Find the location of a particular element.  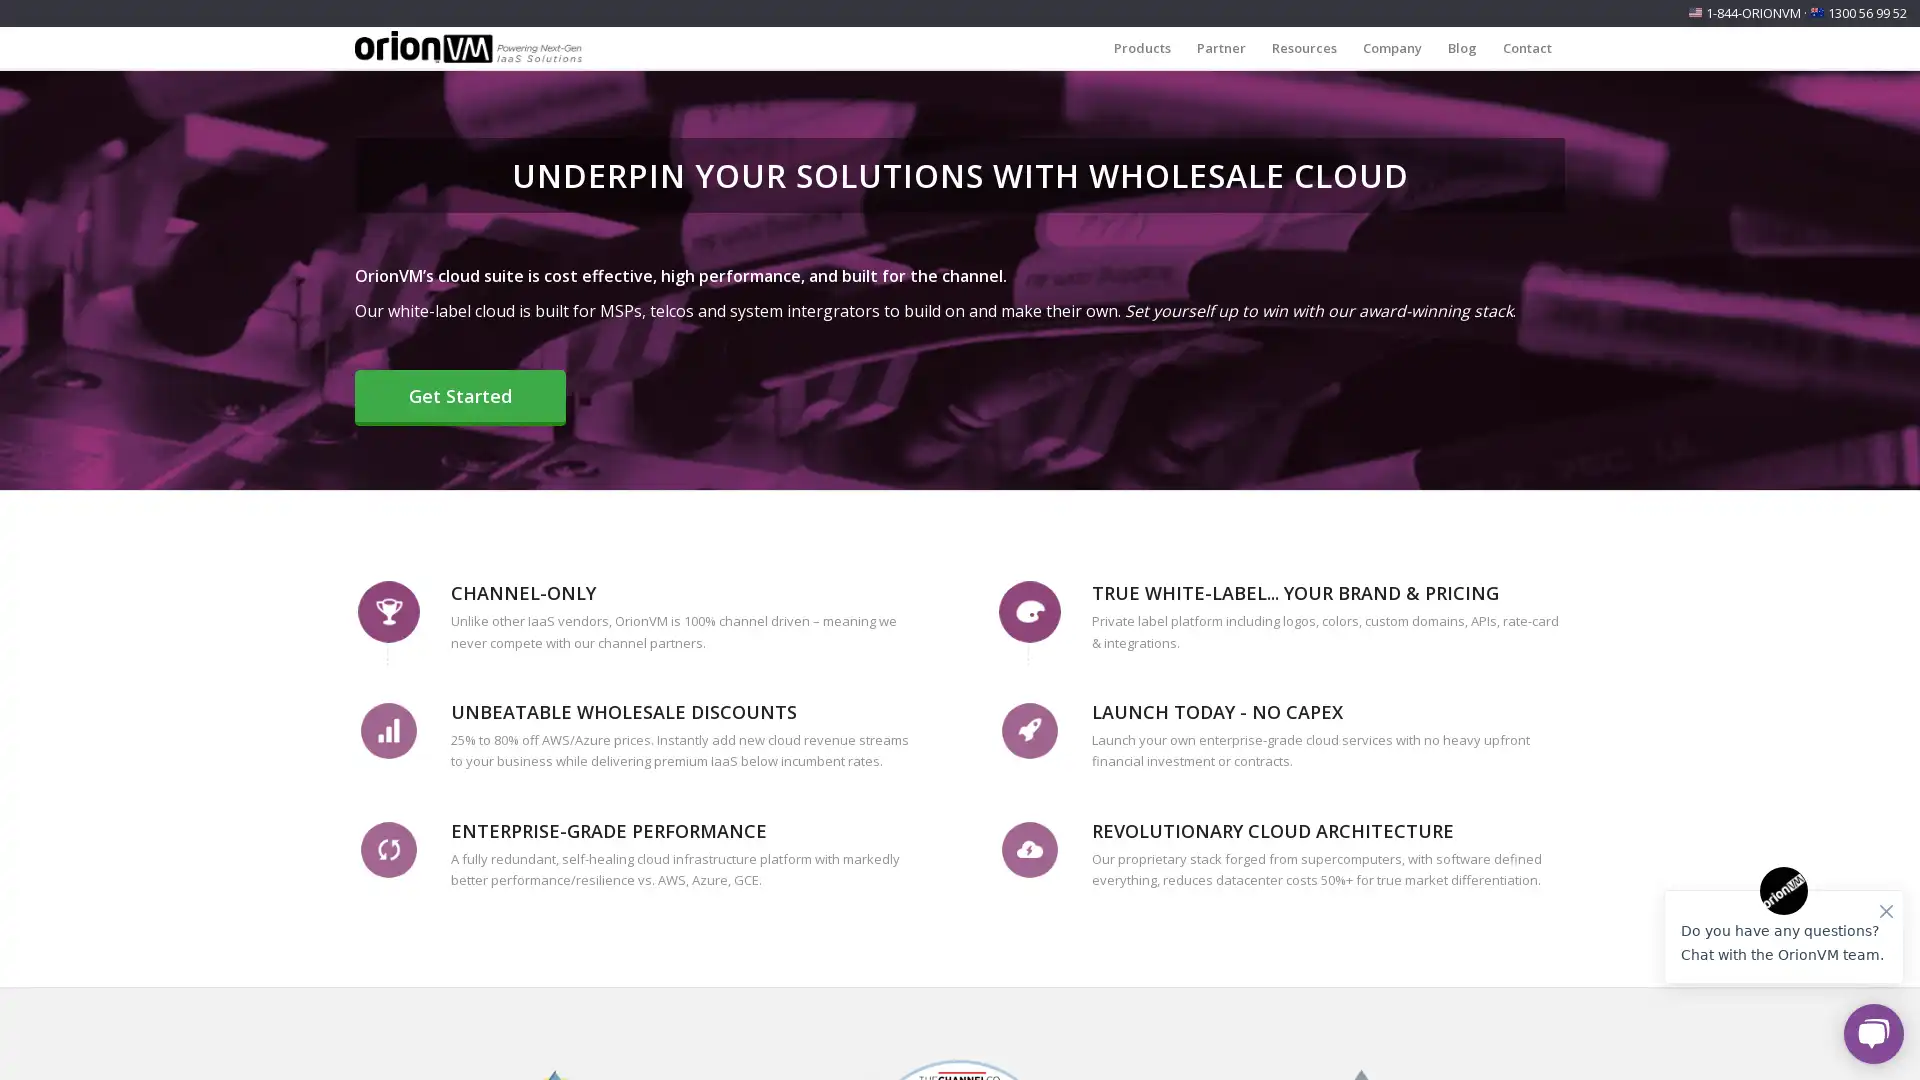

Close is located at coordinates (399, 917).